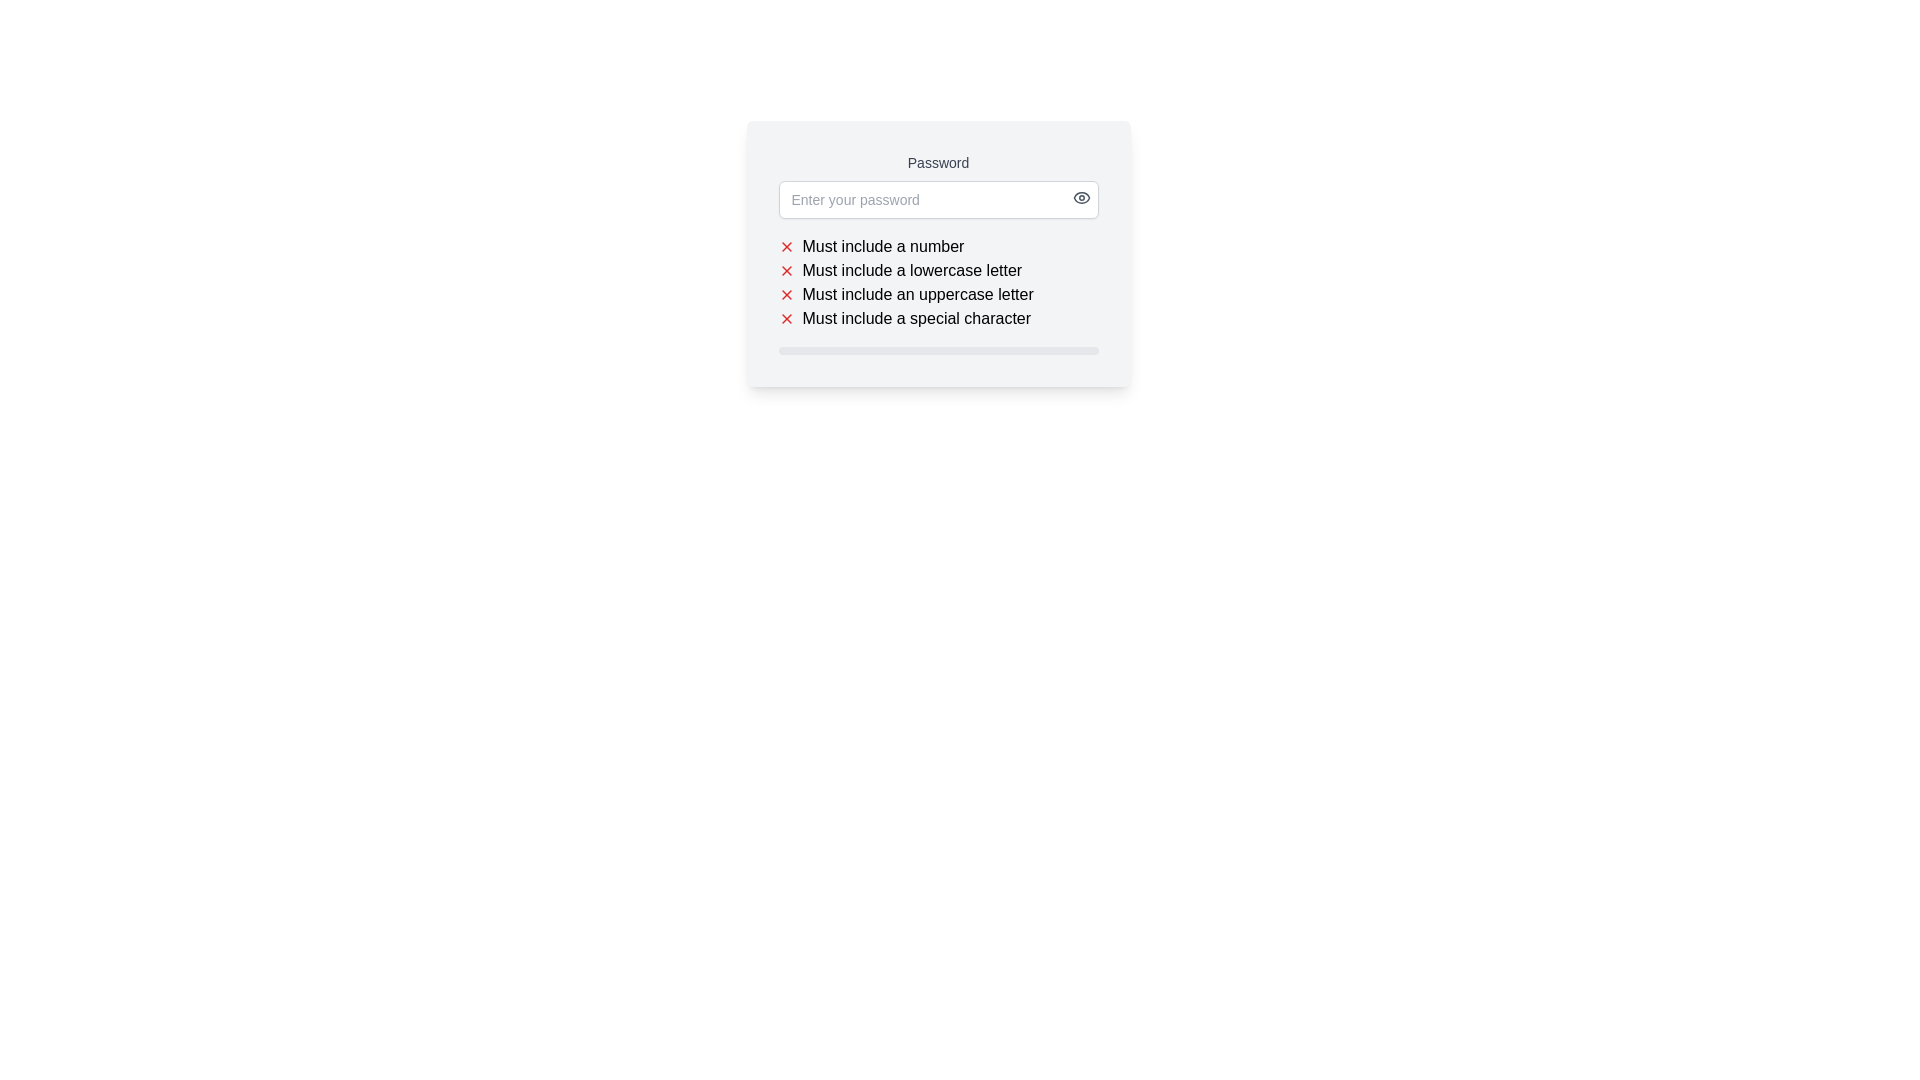 The width and height of the screenshot is (1920, 1080). I want to click on the fourth item in the vertical list of password requirements, which indicates that the password must include a special character and currently does not meet this requirement, so click(915, 318).